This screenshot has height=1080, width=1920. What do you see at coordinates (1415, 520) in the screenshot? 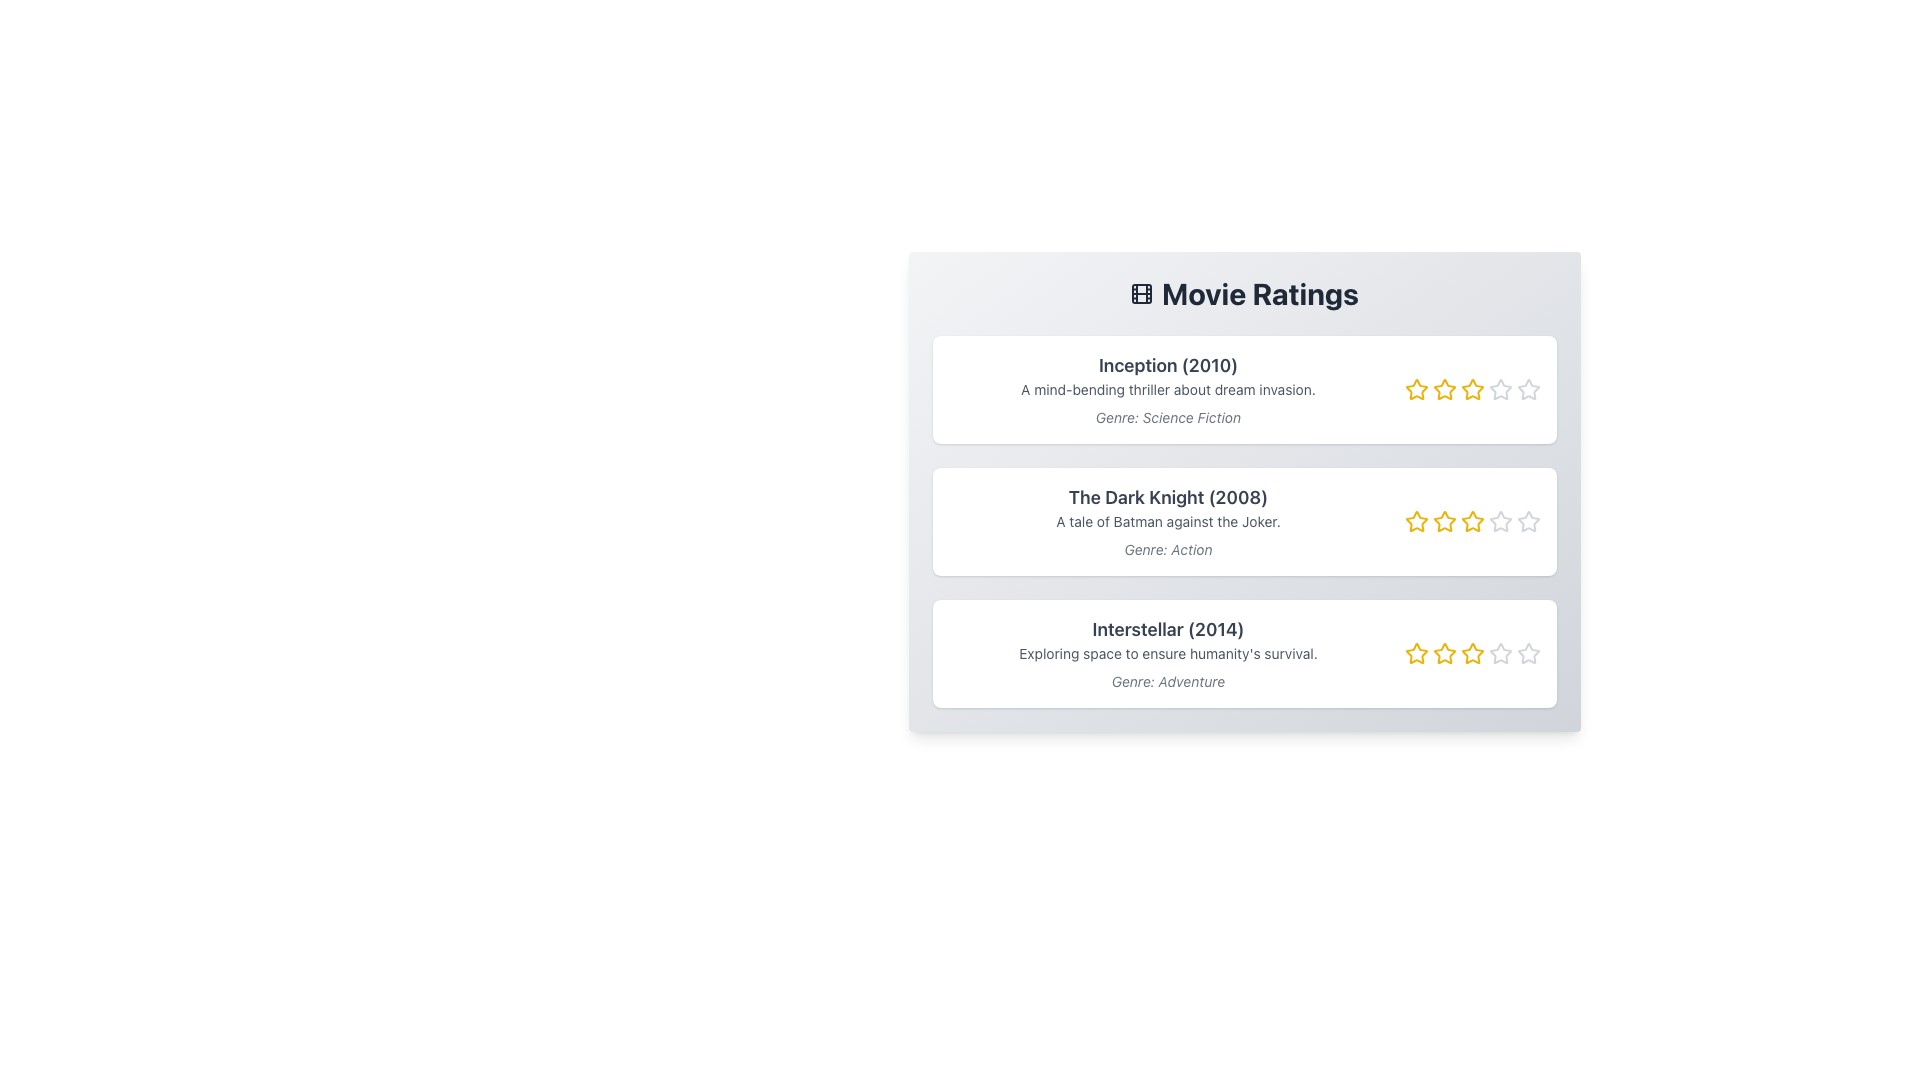
I see `the second star icon in the ratings section for 'The Dark Knight (2008)', which is a five-pointed star with a golden yellow border` at bounding box center [1415, 520].